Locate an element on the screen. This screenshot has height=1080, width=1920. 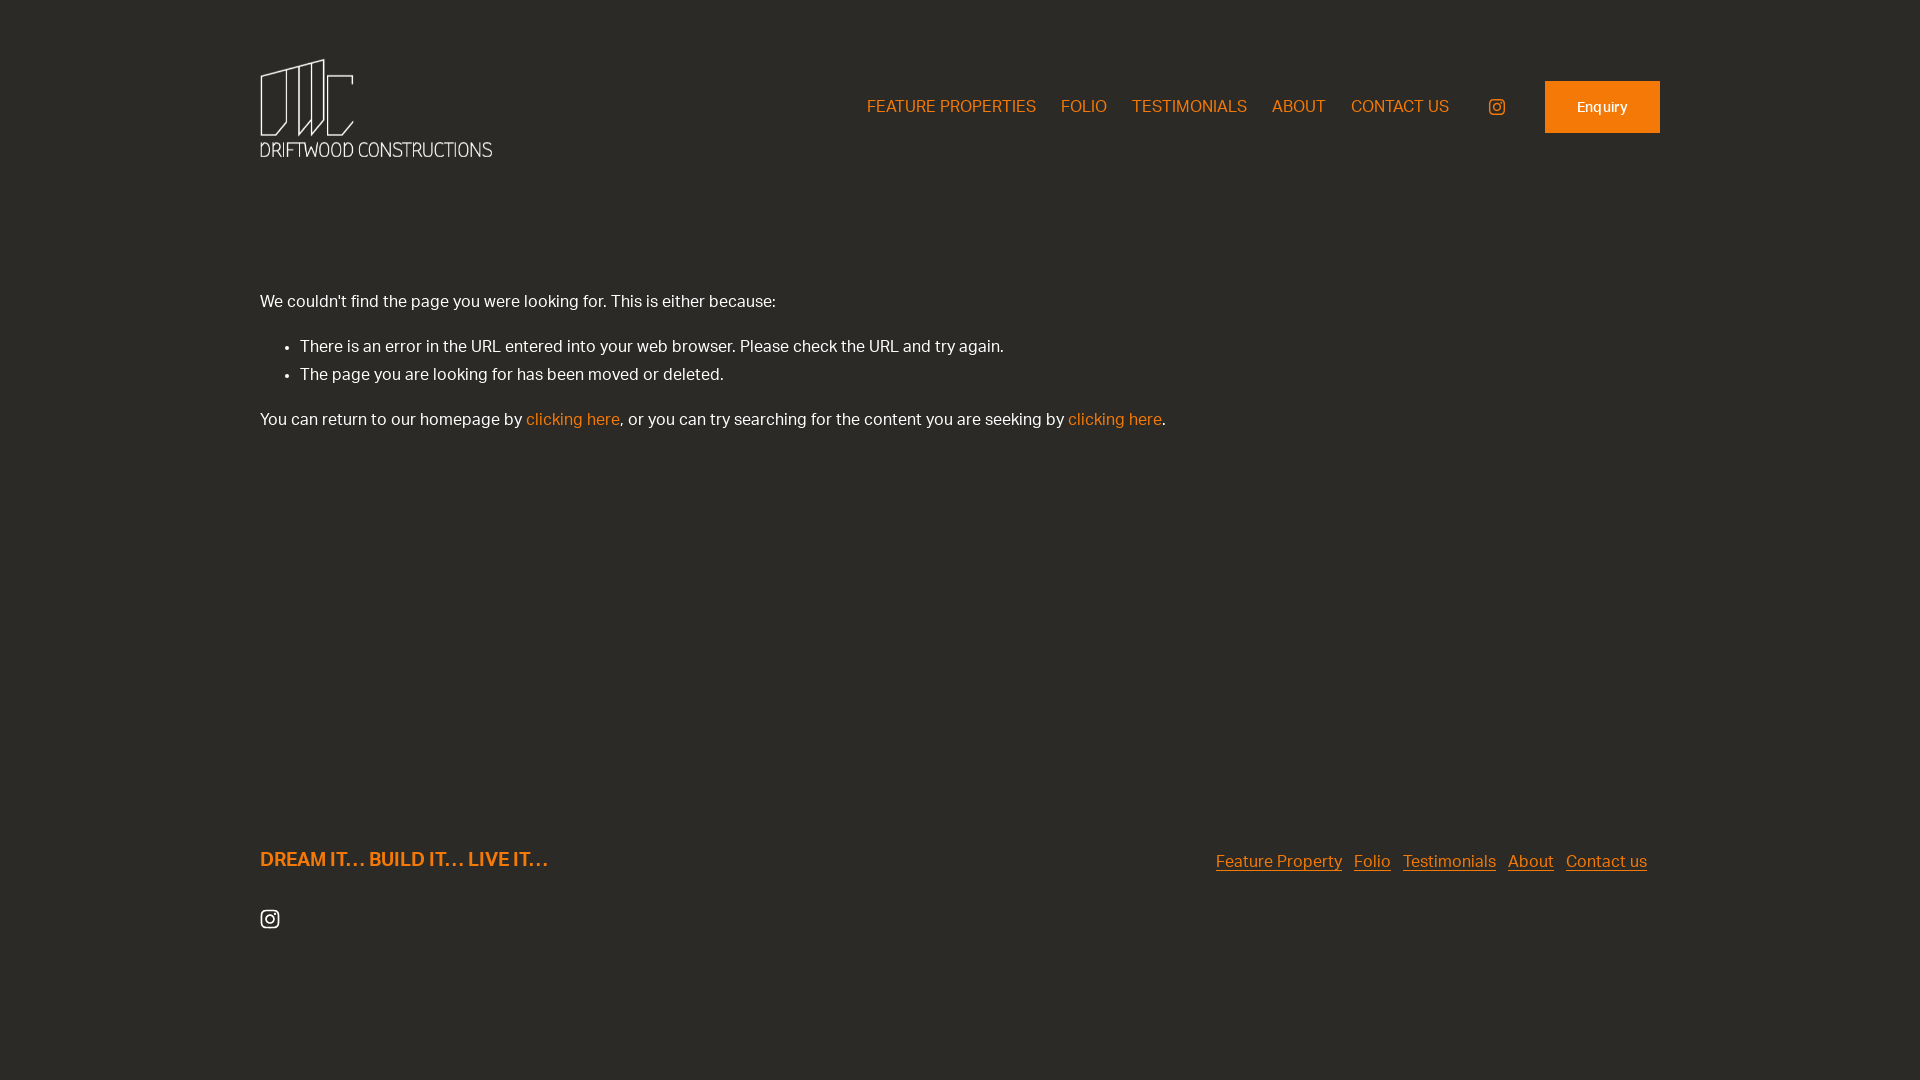
'ABOUT' is located at coordinates (1299, 107).